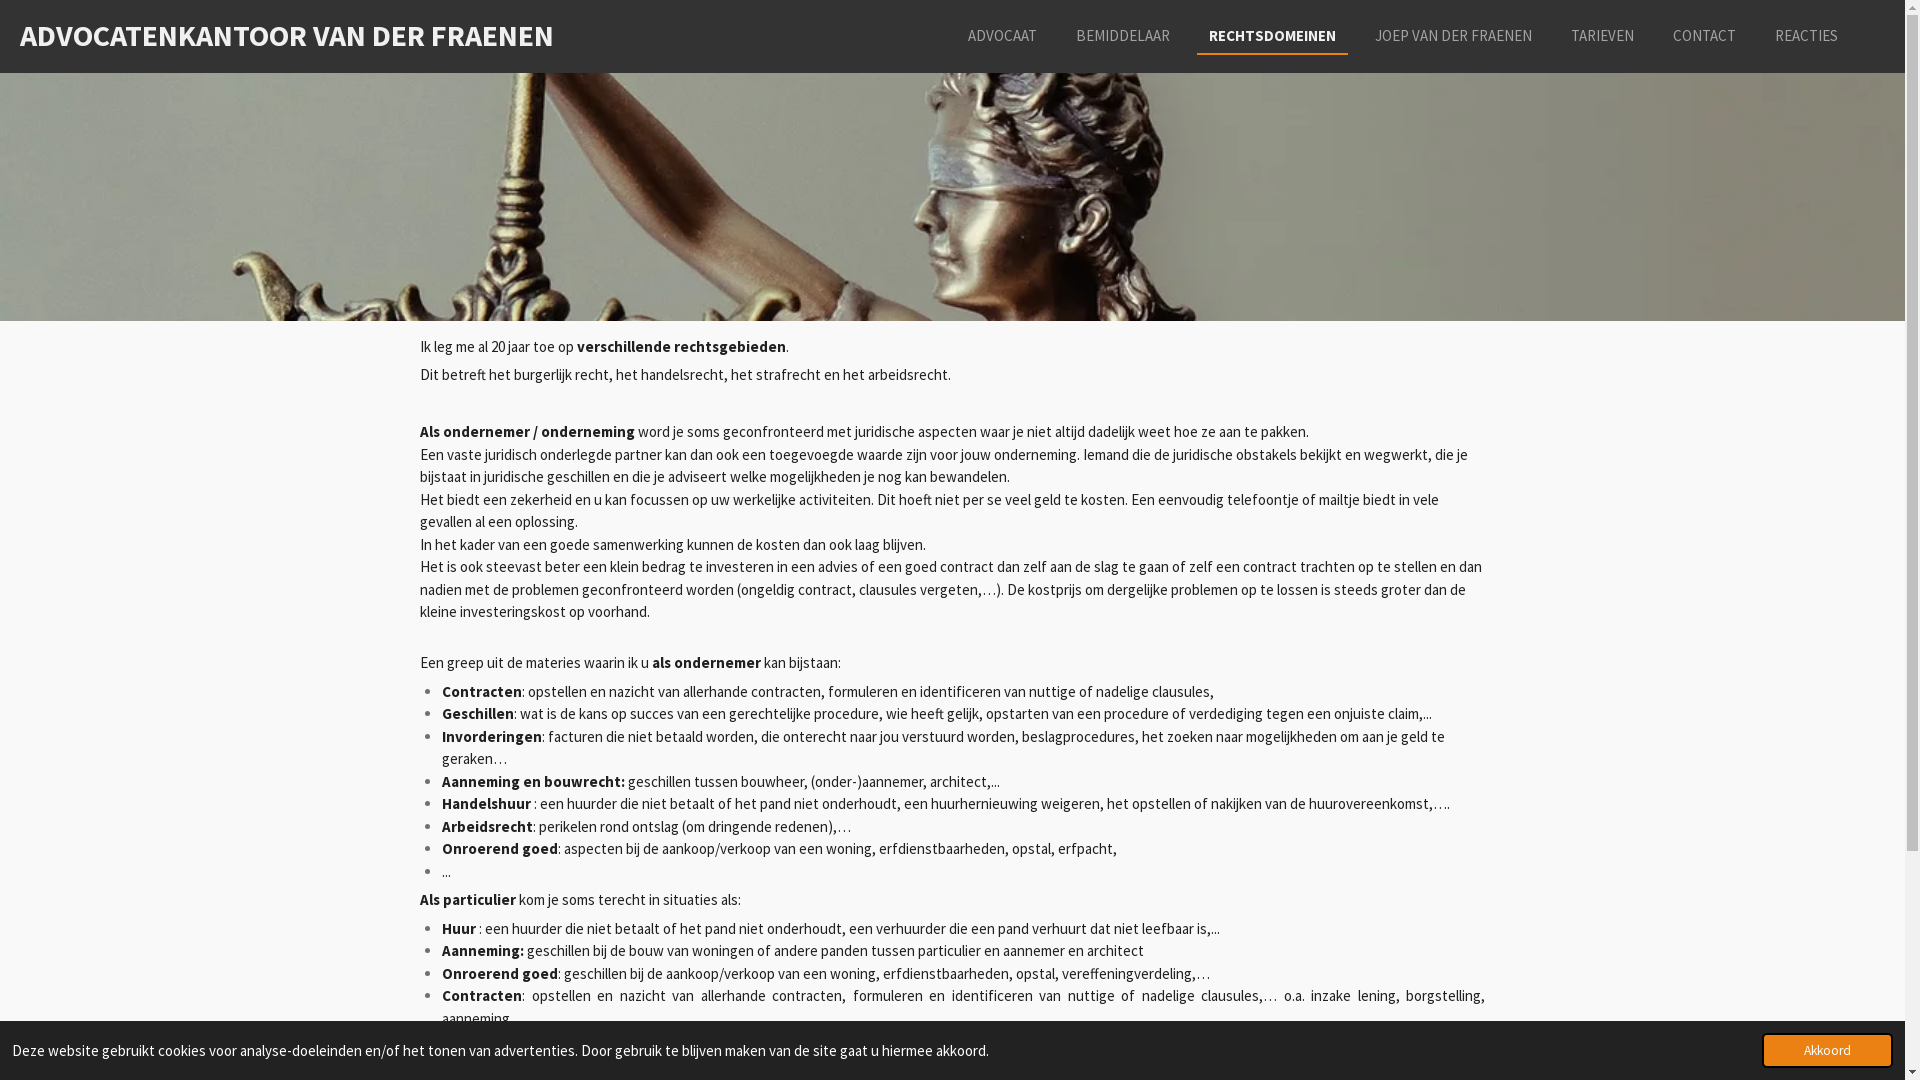 The image size is (1920, 1080). What do you see at coordinates (1703, 36) in the screenshot?
I see `'CONTACT'` at bounding box center [1703, 36].